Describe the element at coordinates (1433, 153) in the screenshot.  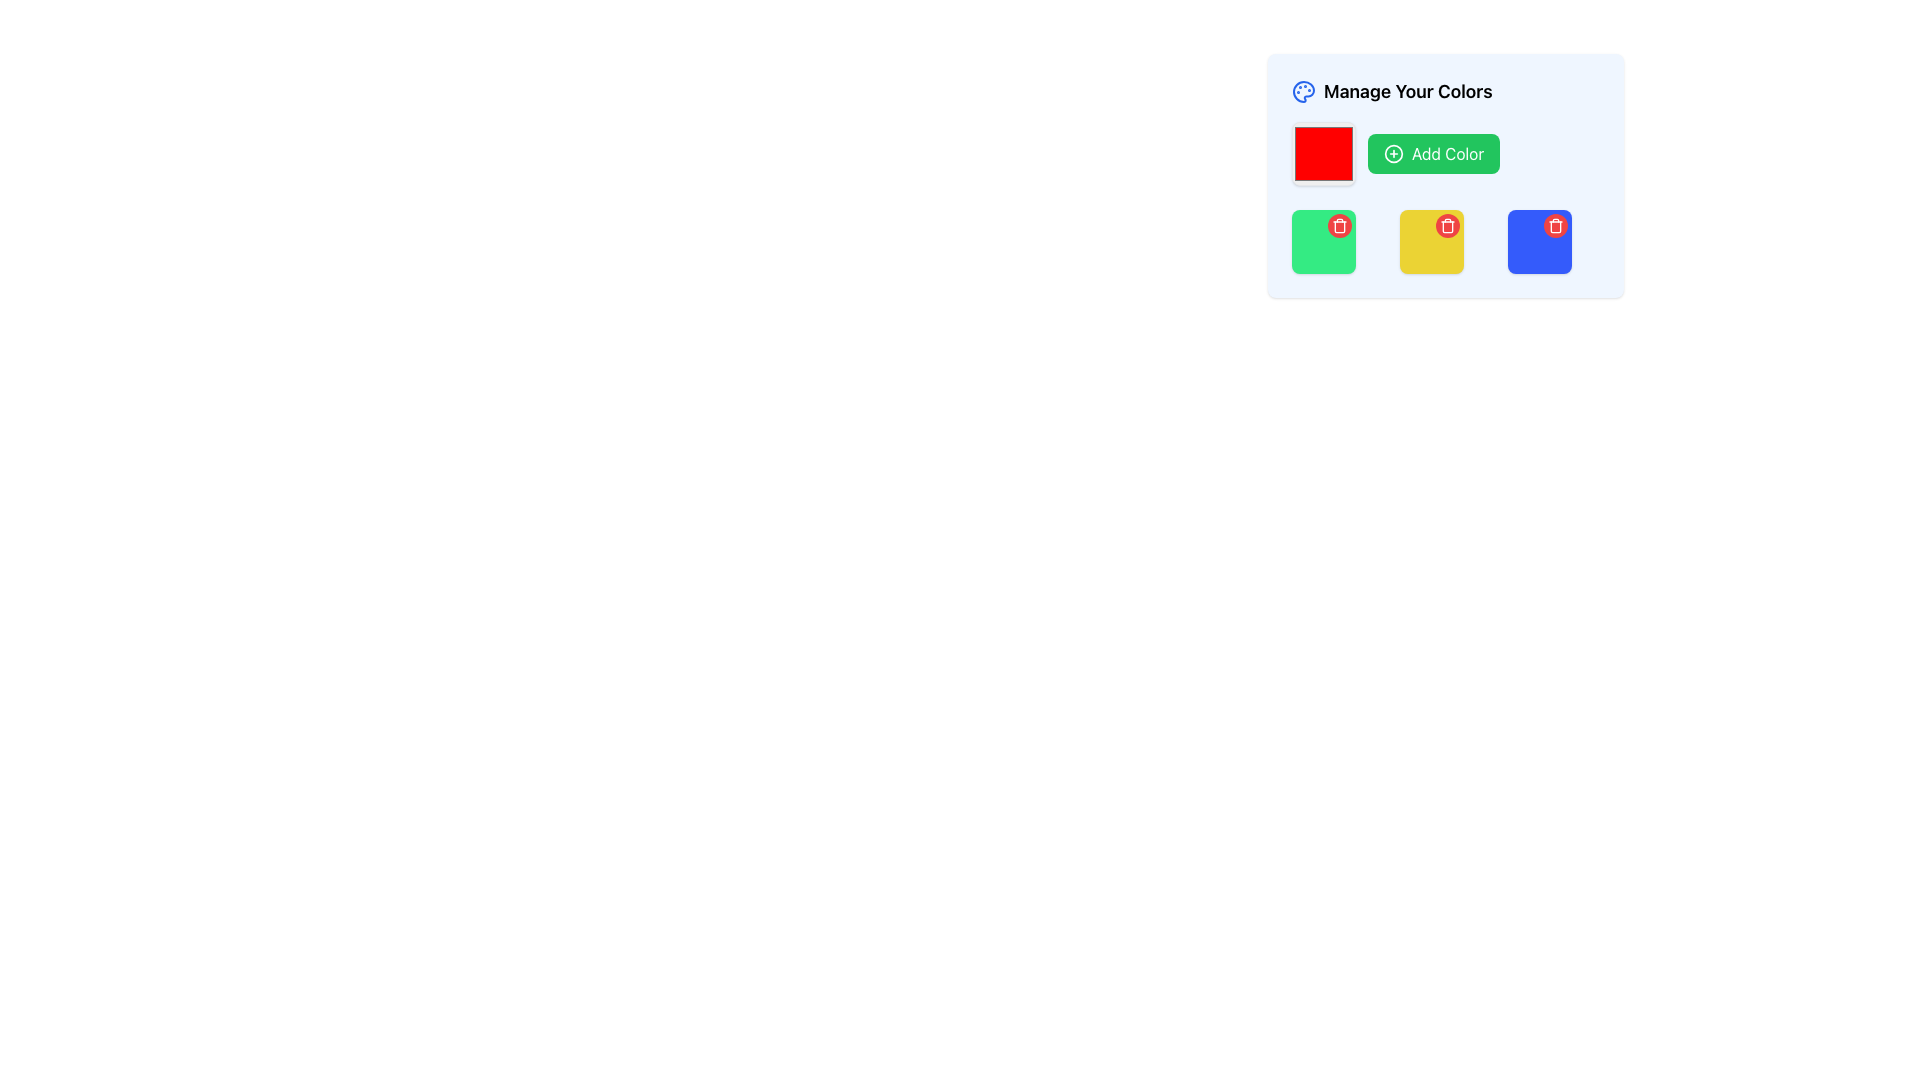
I see `the 'Add Color' button located in the 'Manage Your Colors' panel, which is positioned to the right of the square red color swatch` at that location.